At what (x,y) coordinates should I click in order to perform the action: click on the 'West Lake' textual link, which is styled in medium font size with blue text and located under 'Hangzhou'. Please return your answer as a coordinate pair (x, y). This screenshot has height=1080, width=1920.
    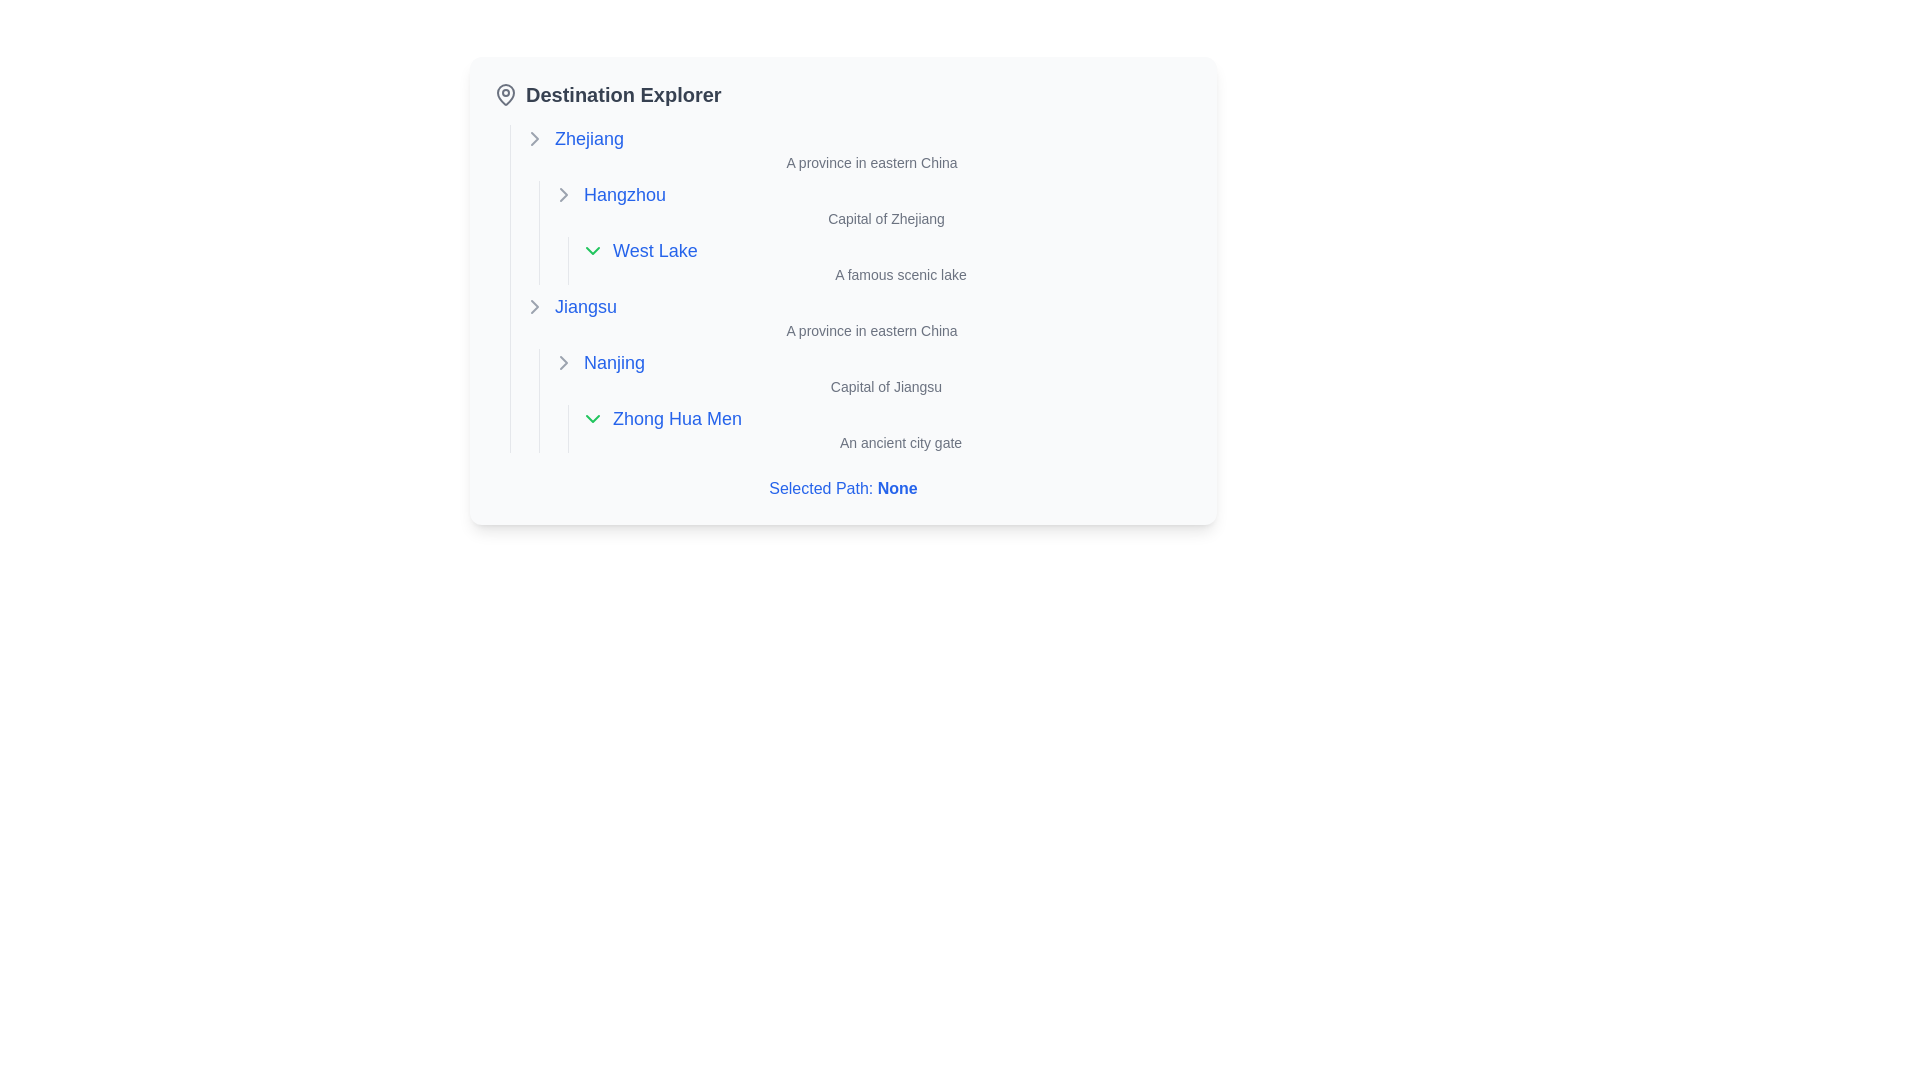
    Looking at the image, I should click on (655, 249).